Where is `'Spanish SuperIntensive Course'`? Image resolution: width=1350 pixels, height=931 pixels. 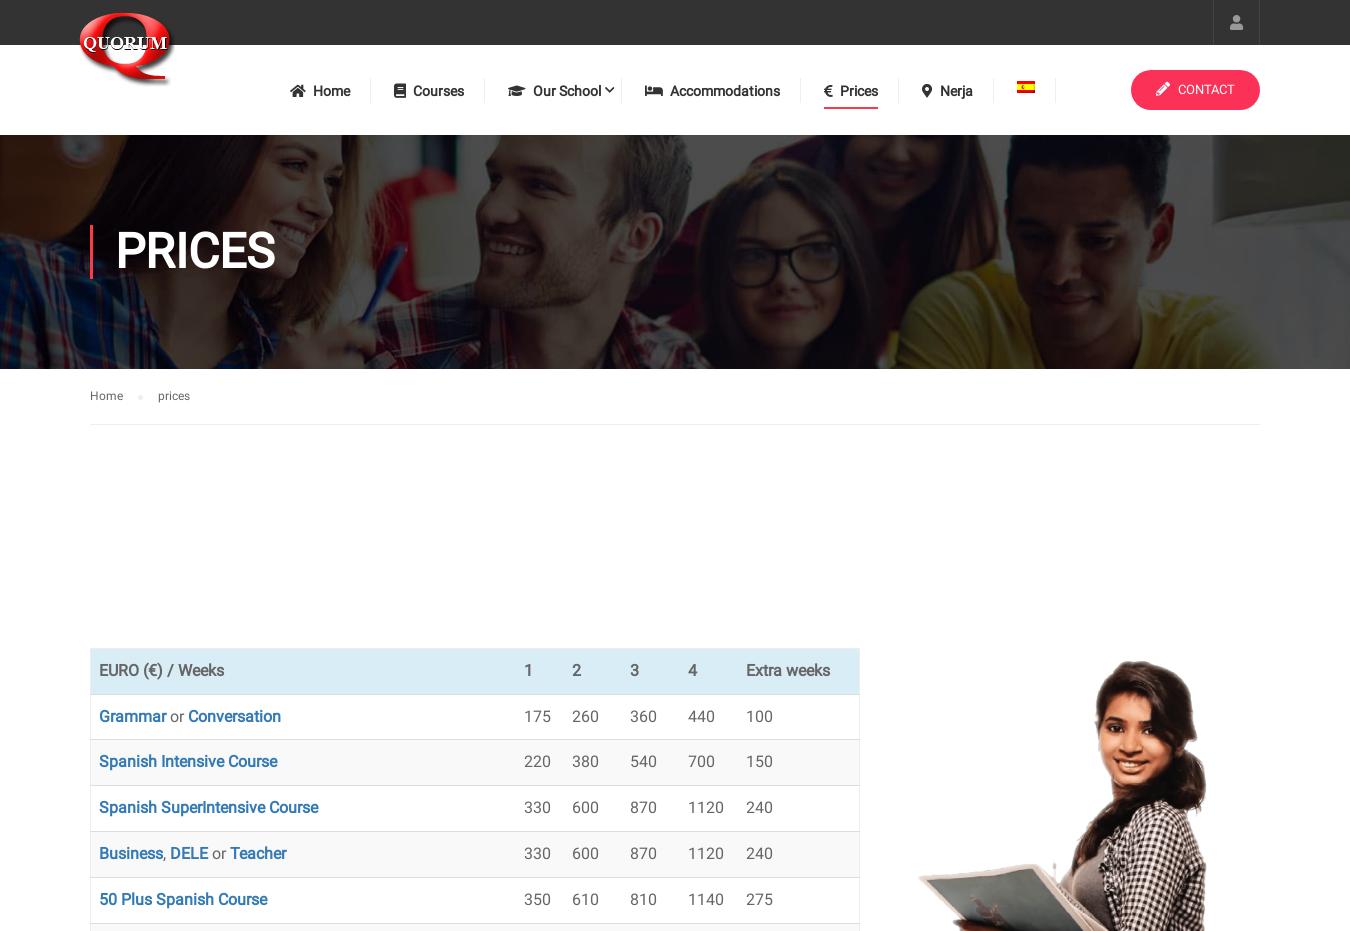 'Spanish SuperIntensive Course' is located at coordinates (208, 806).